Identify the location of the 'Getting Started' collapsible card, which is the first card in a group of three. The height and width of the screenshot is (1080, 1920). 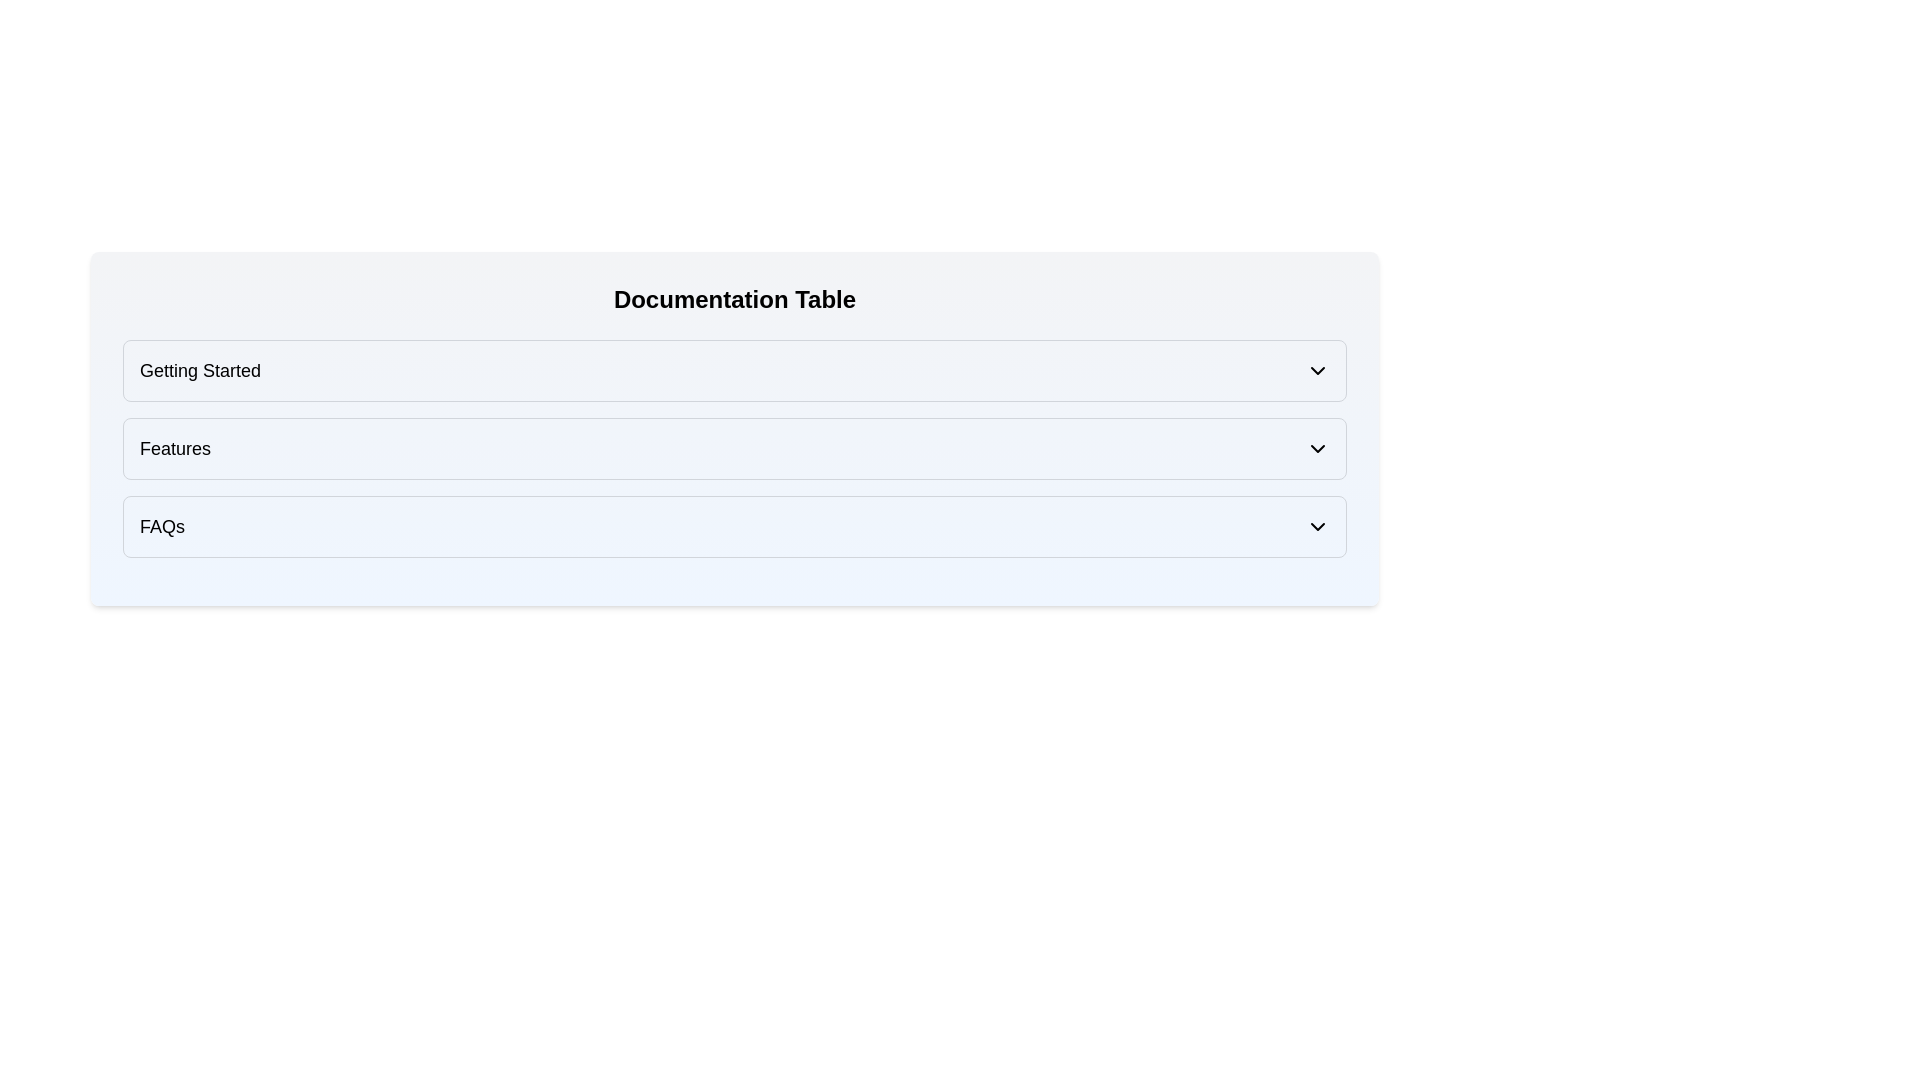
(733, 370).